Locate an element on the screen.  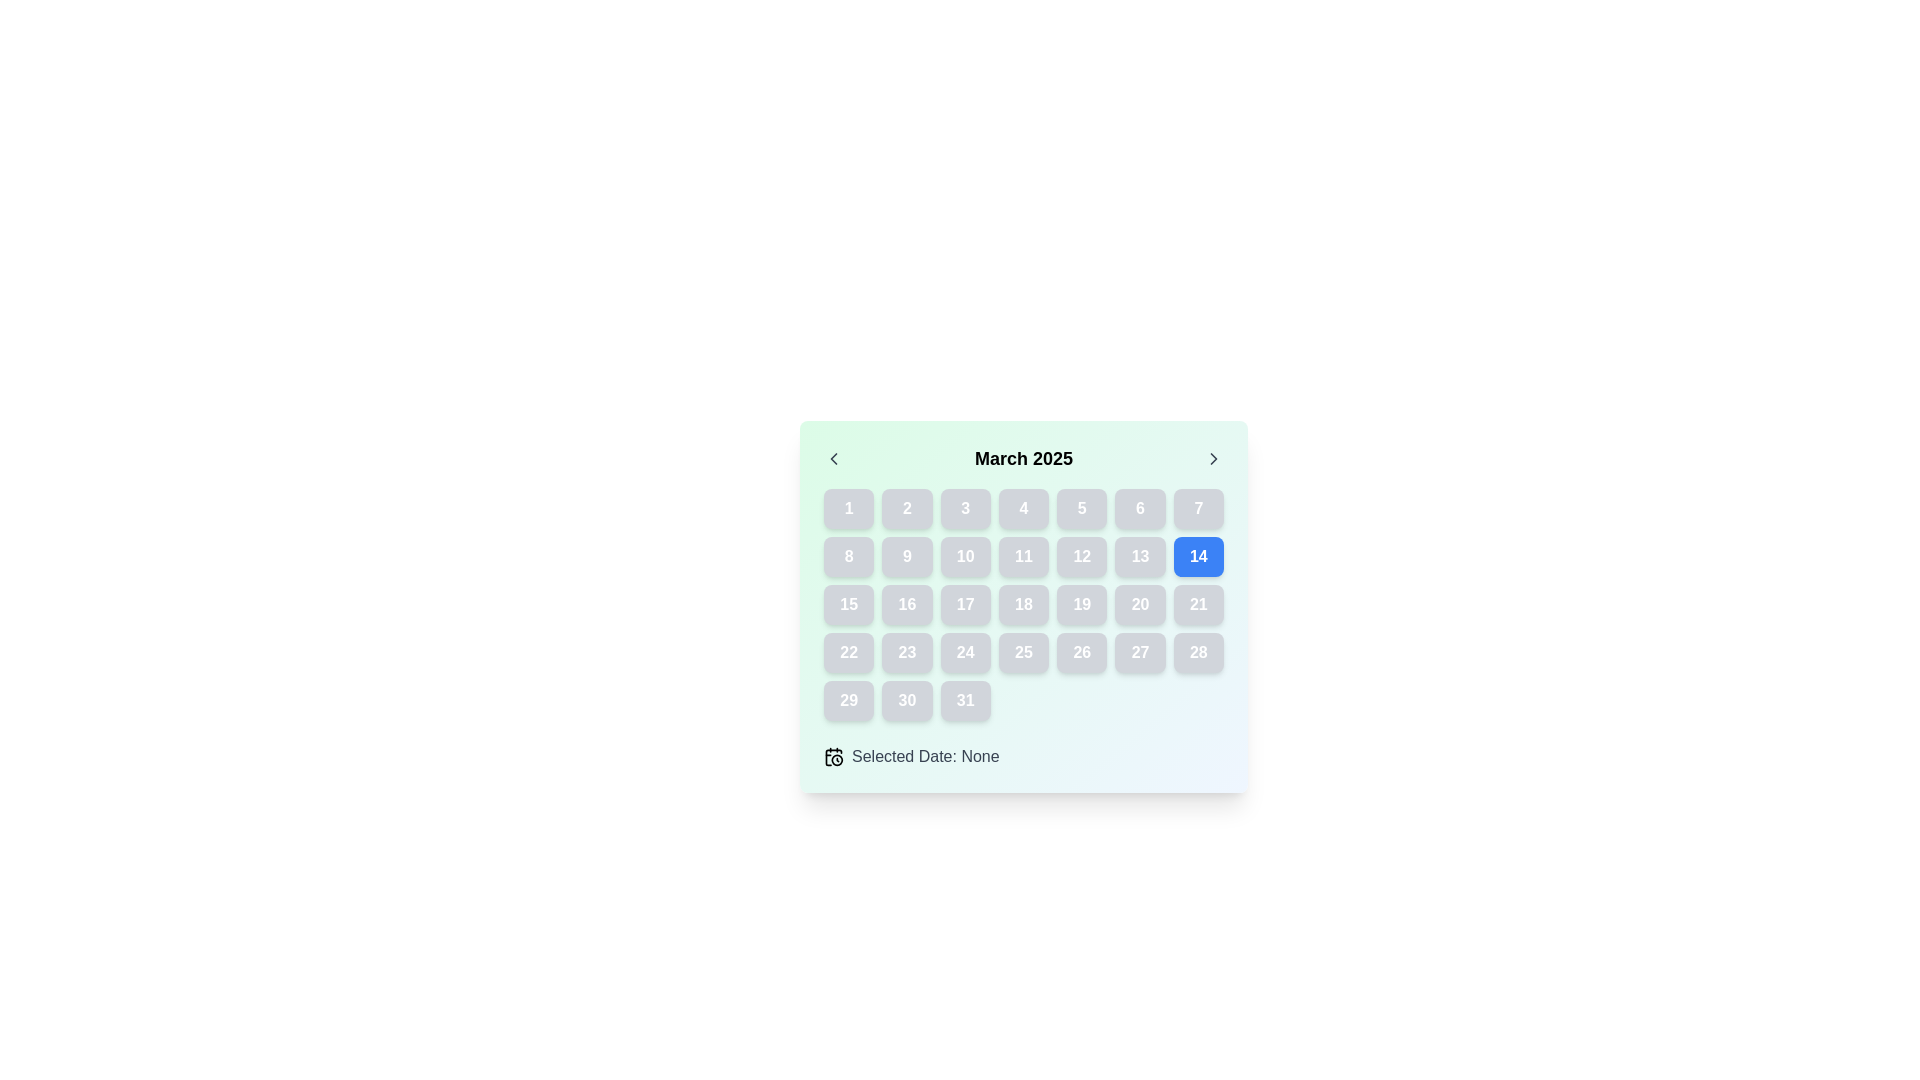
the date selection button located in the fourth row and sixth column under the heading 'March 2025', which highlights the button for selection is located at coordinates (1140, 604).